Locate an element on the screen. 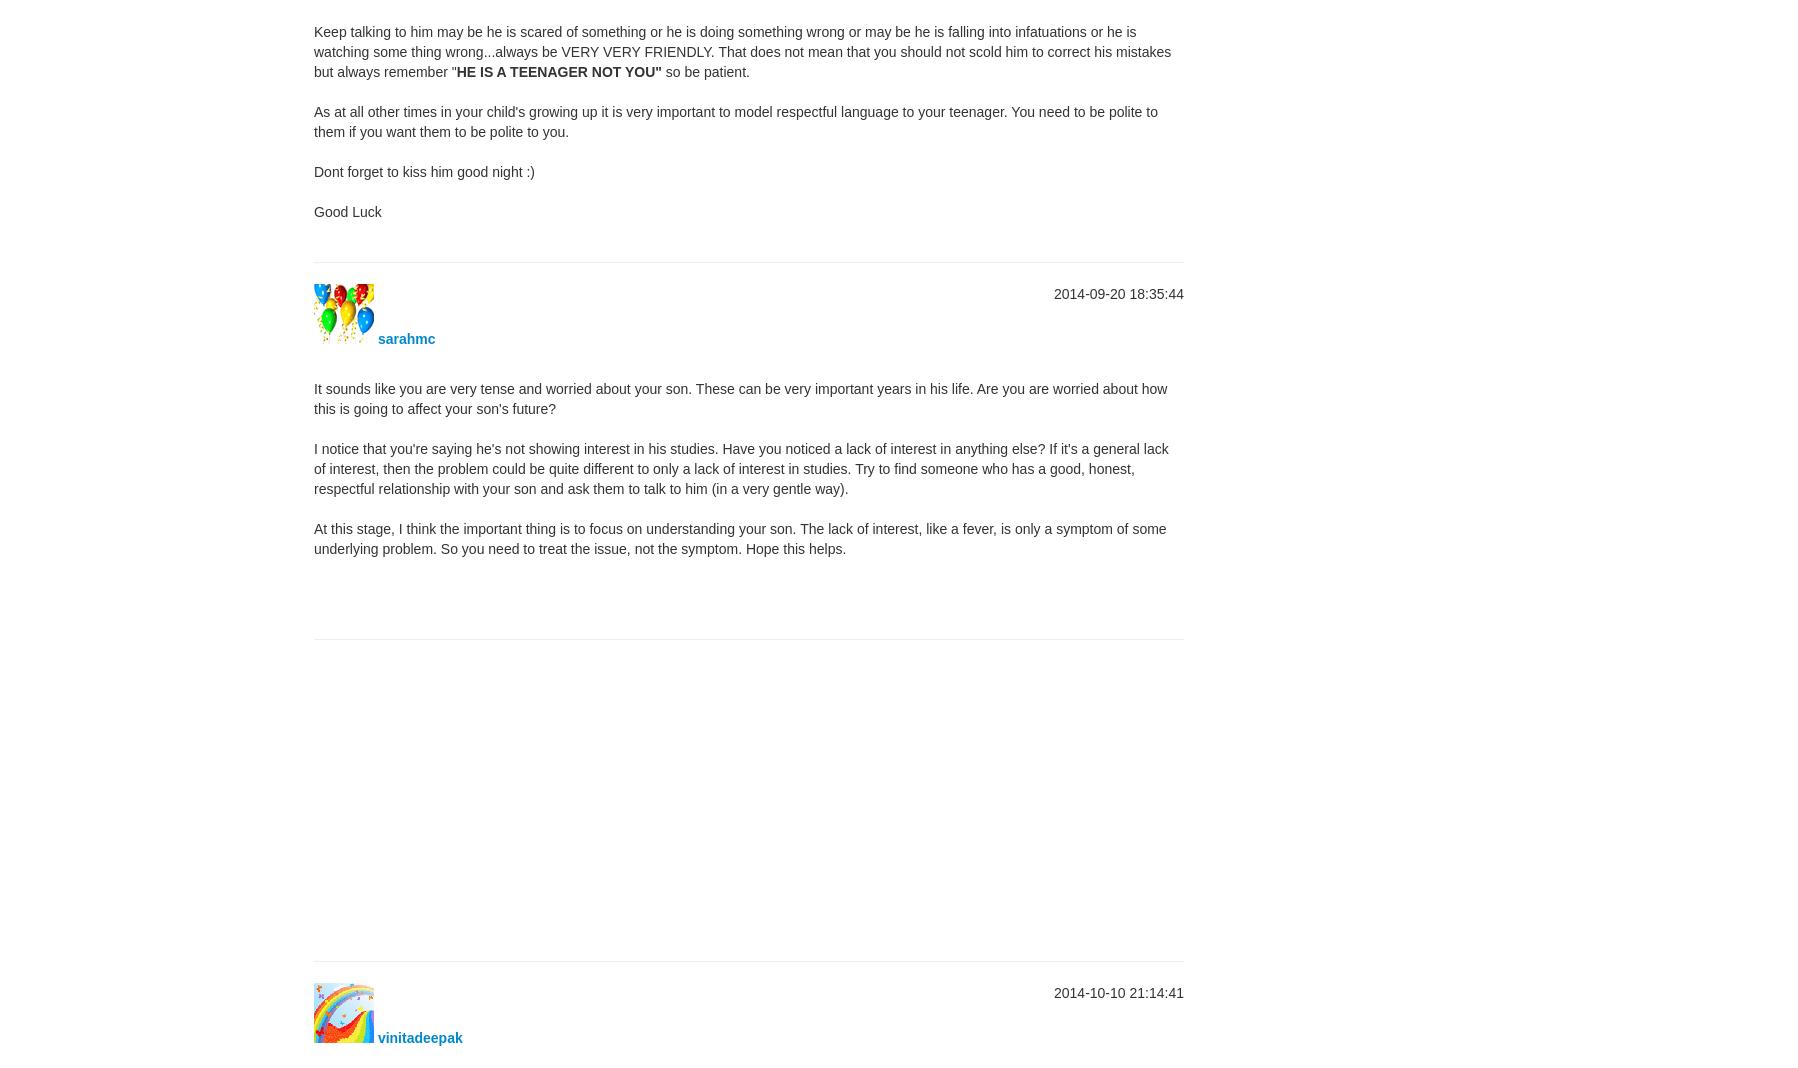  'It sounds like you are very tense and worried about your son. These can be very important years in his life. Are you are worried about how this is going to affect your son's future?' is located at coordinates (739, 397).